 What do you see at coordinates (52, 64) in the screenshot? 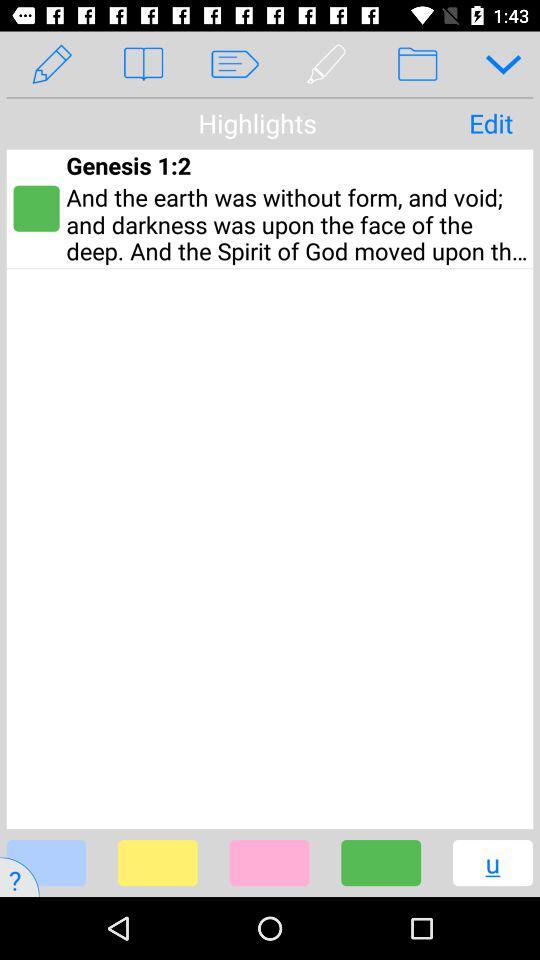
I see `the edit icon` at bounding box center [52, 64].